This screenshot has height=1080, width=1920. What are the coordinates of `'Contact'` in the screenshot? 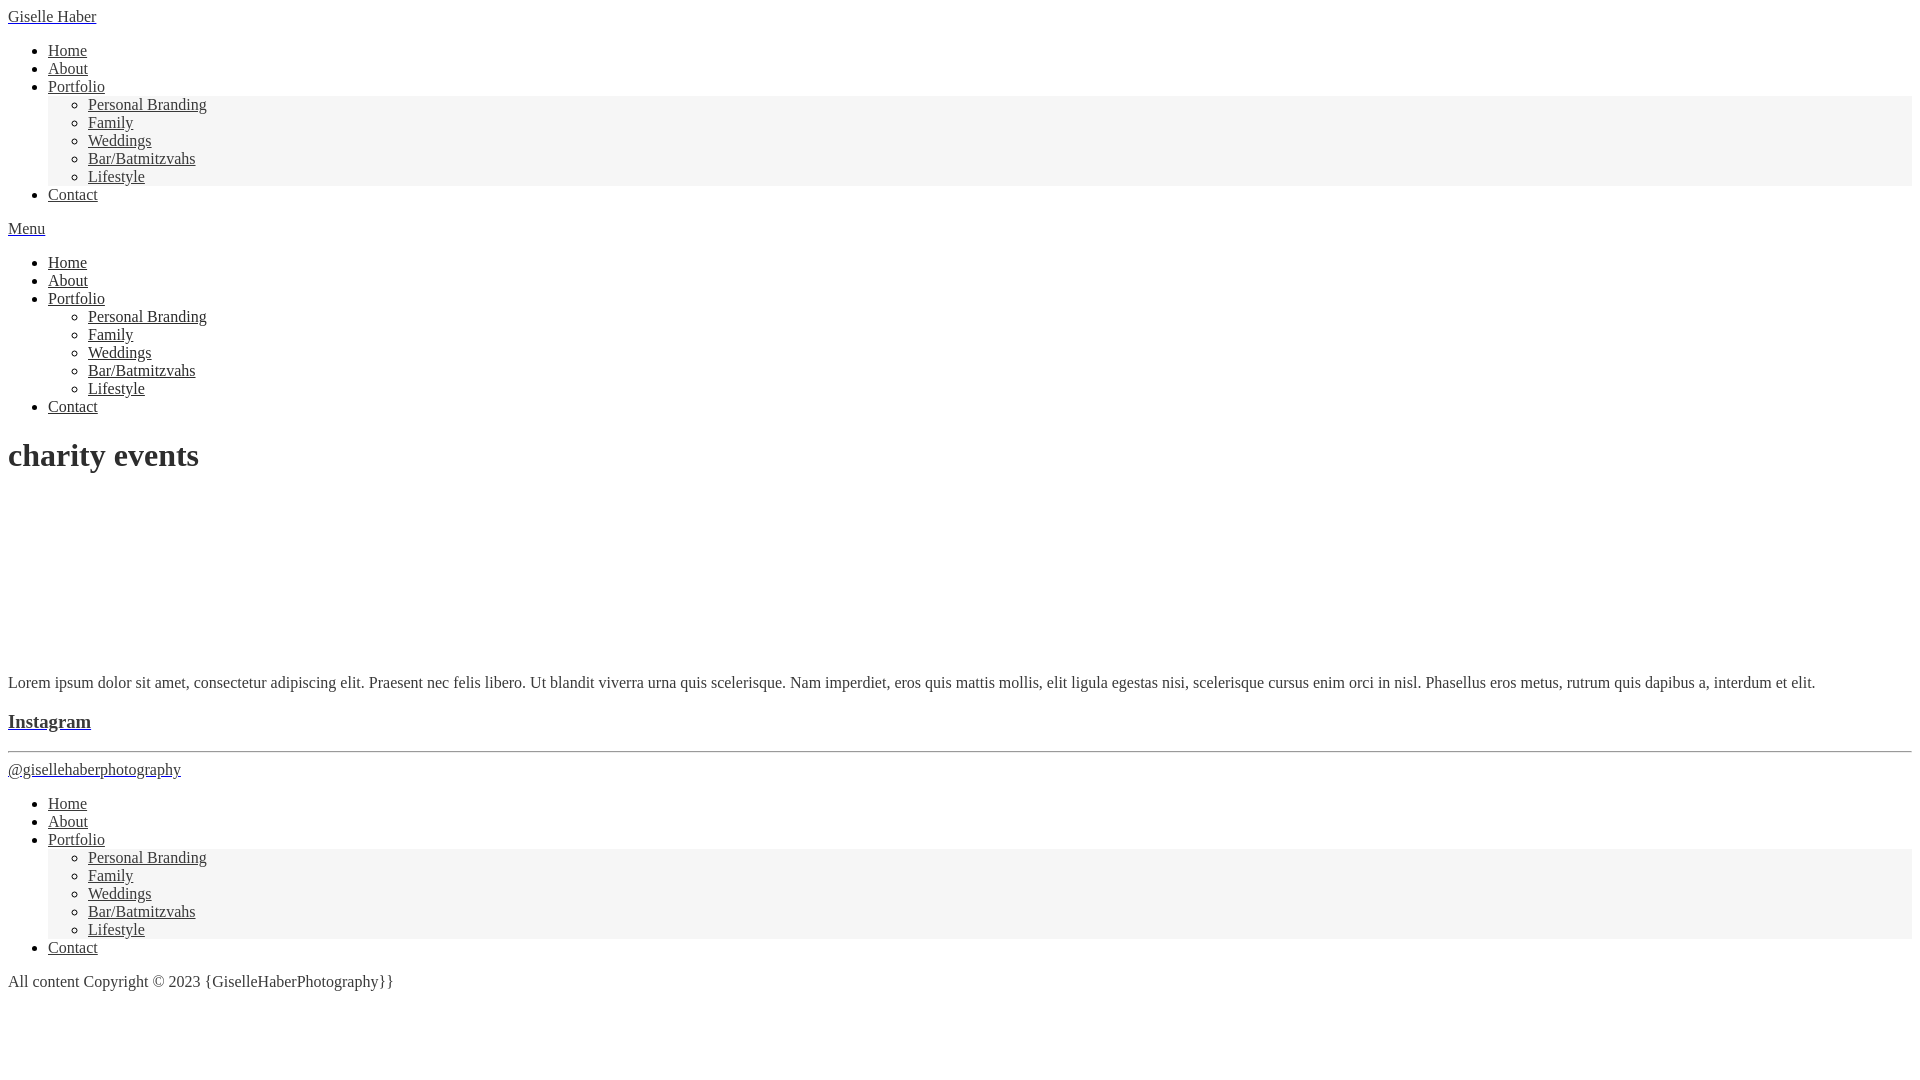 It's located at (72, 405).